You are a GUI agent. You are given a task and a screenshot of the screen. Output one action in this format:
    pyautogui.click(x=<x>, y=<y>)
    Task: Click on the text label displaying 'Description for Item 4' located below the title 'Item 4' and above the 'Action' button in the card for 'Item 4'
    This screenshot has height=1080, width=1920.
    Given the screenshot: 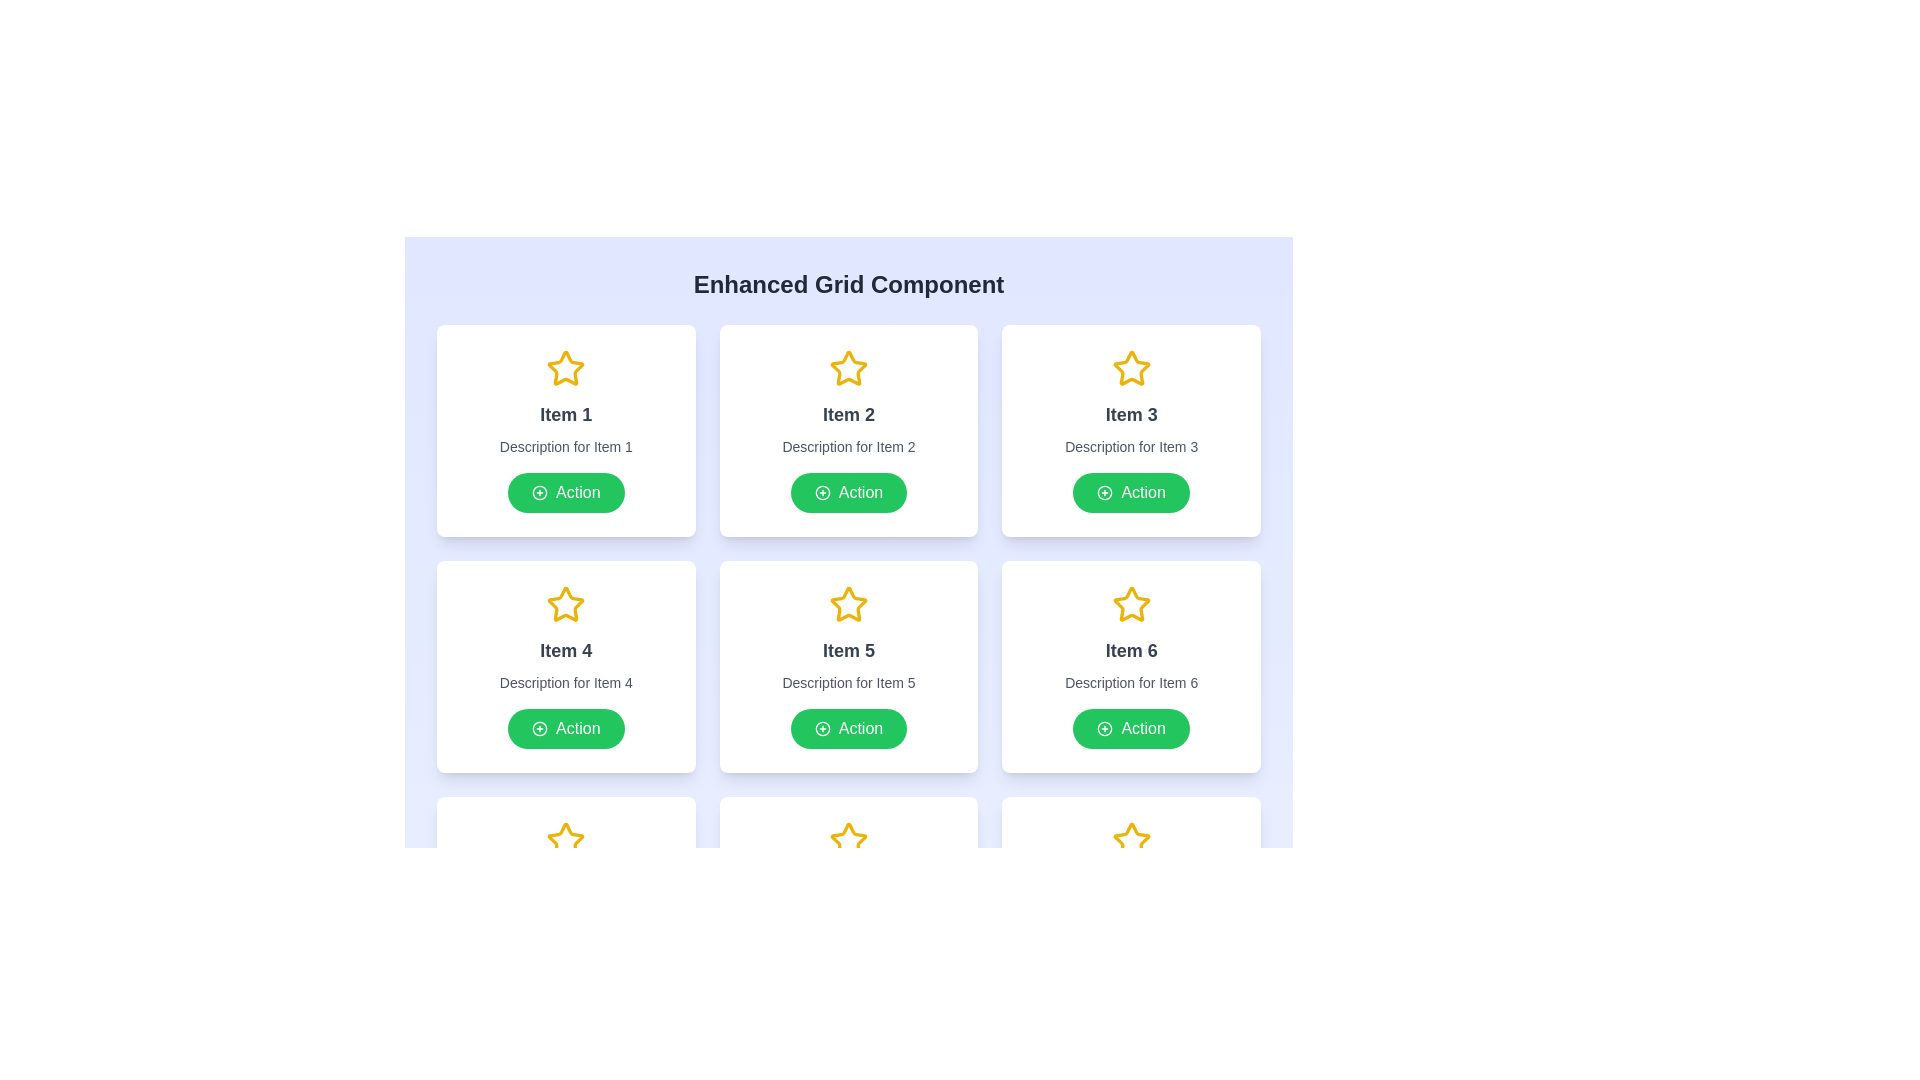 What is the action you would take?
    pyautogui.click(x=565, y=681)
    